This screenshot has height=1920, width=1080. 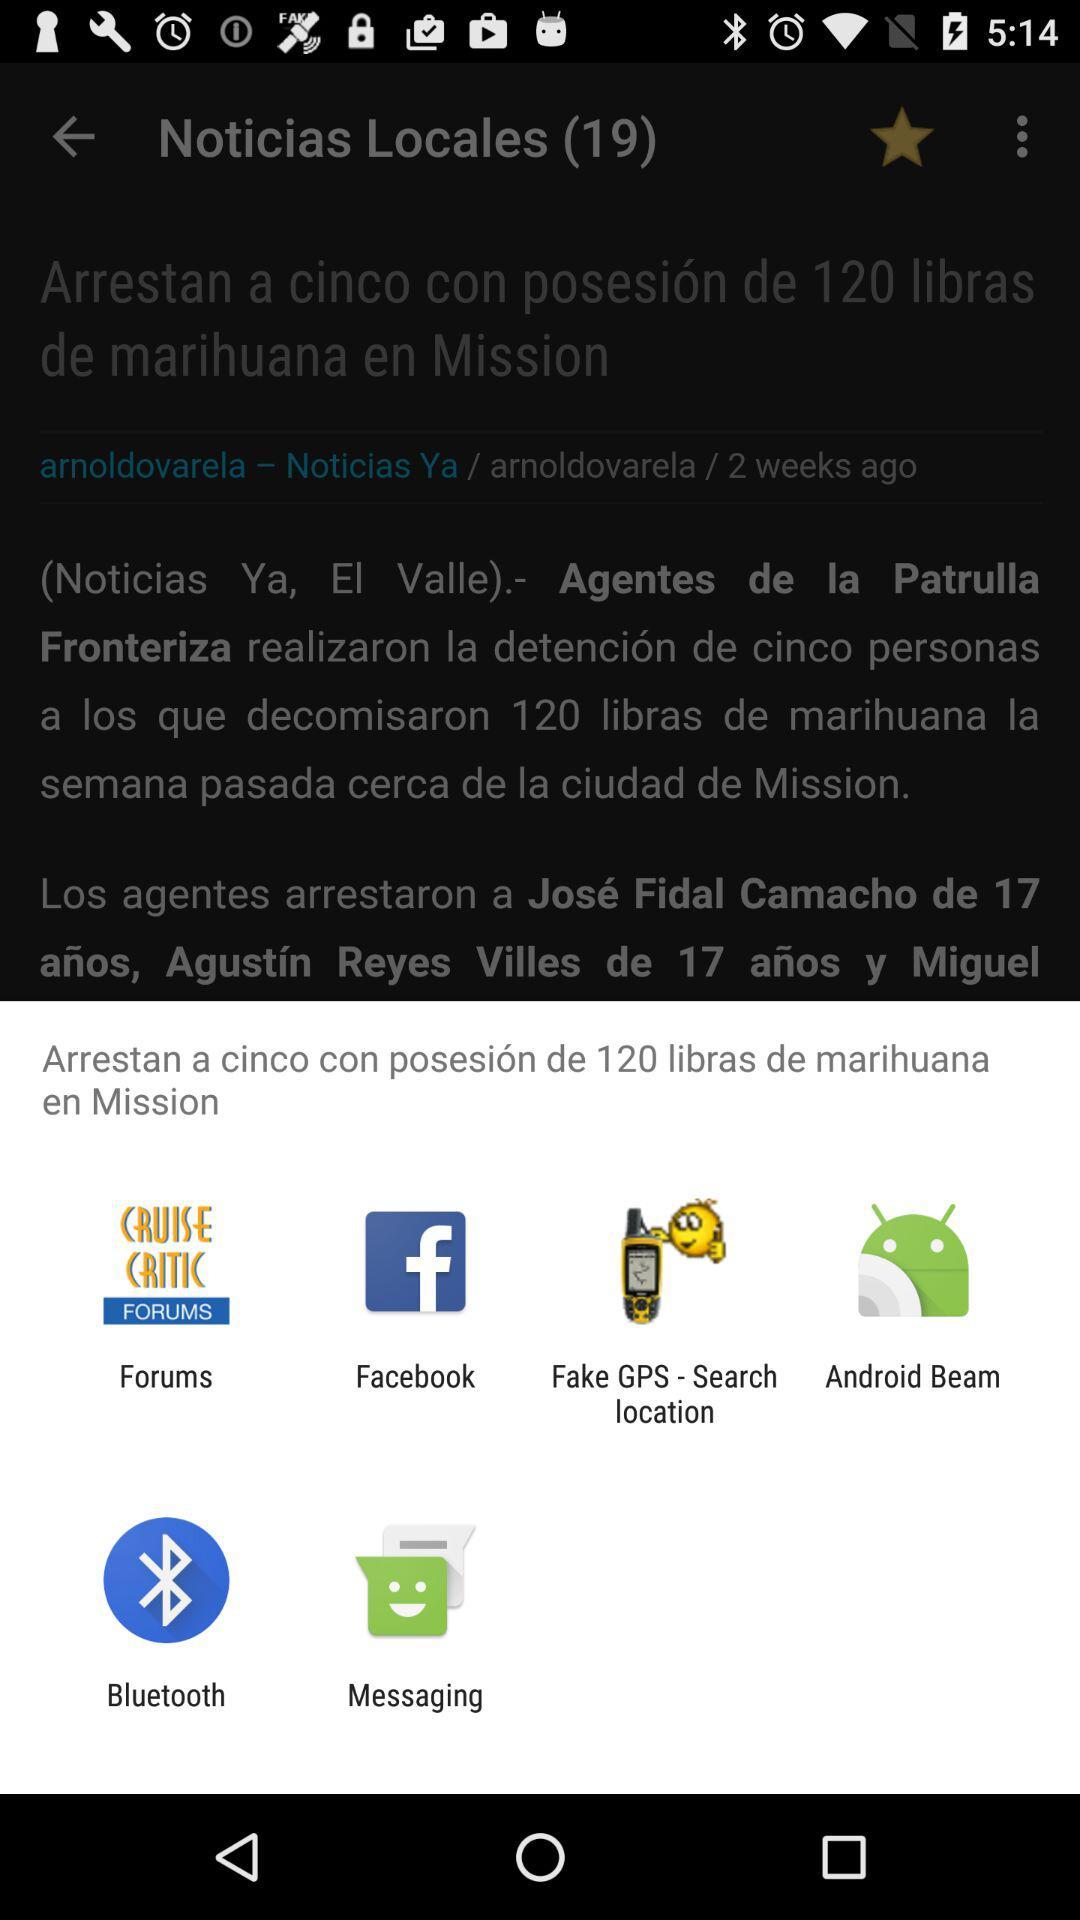 I want to click on icon to the right of the forums icon, so click(x=414, y=1392).